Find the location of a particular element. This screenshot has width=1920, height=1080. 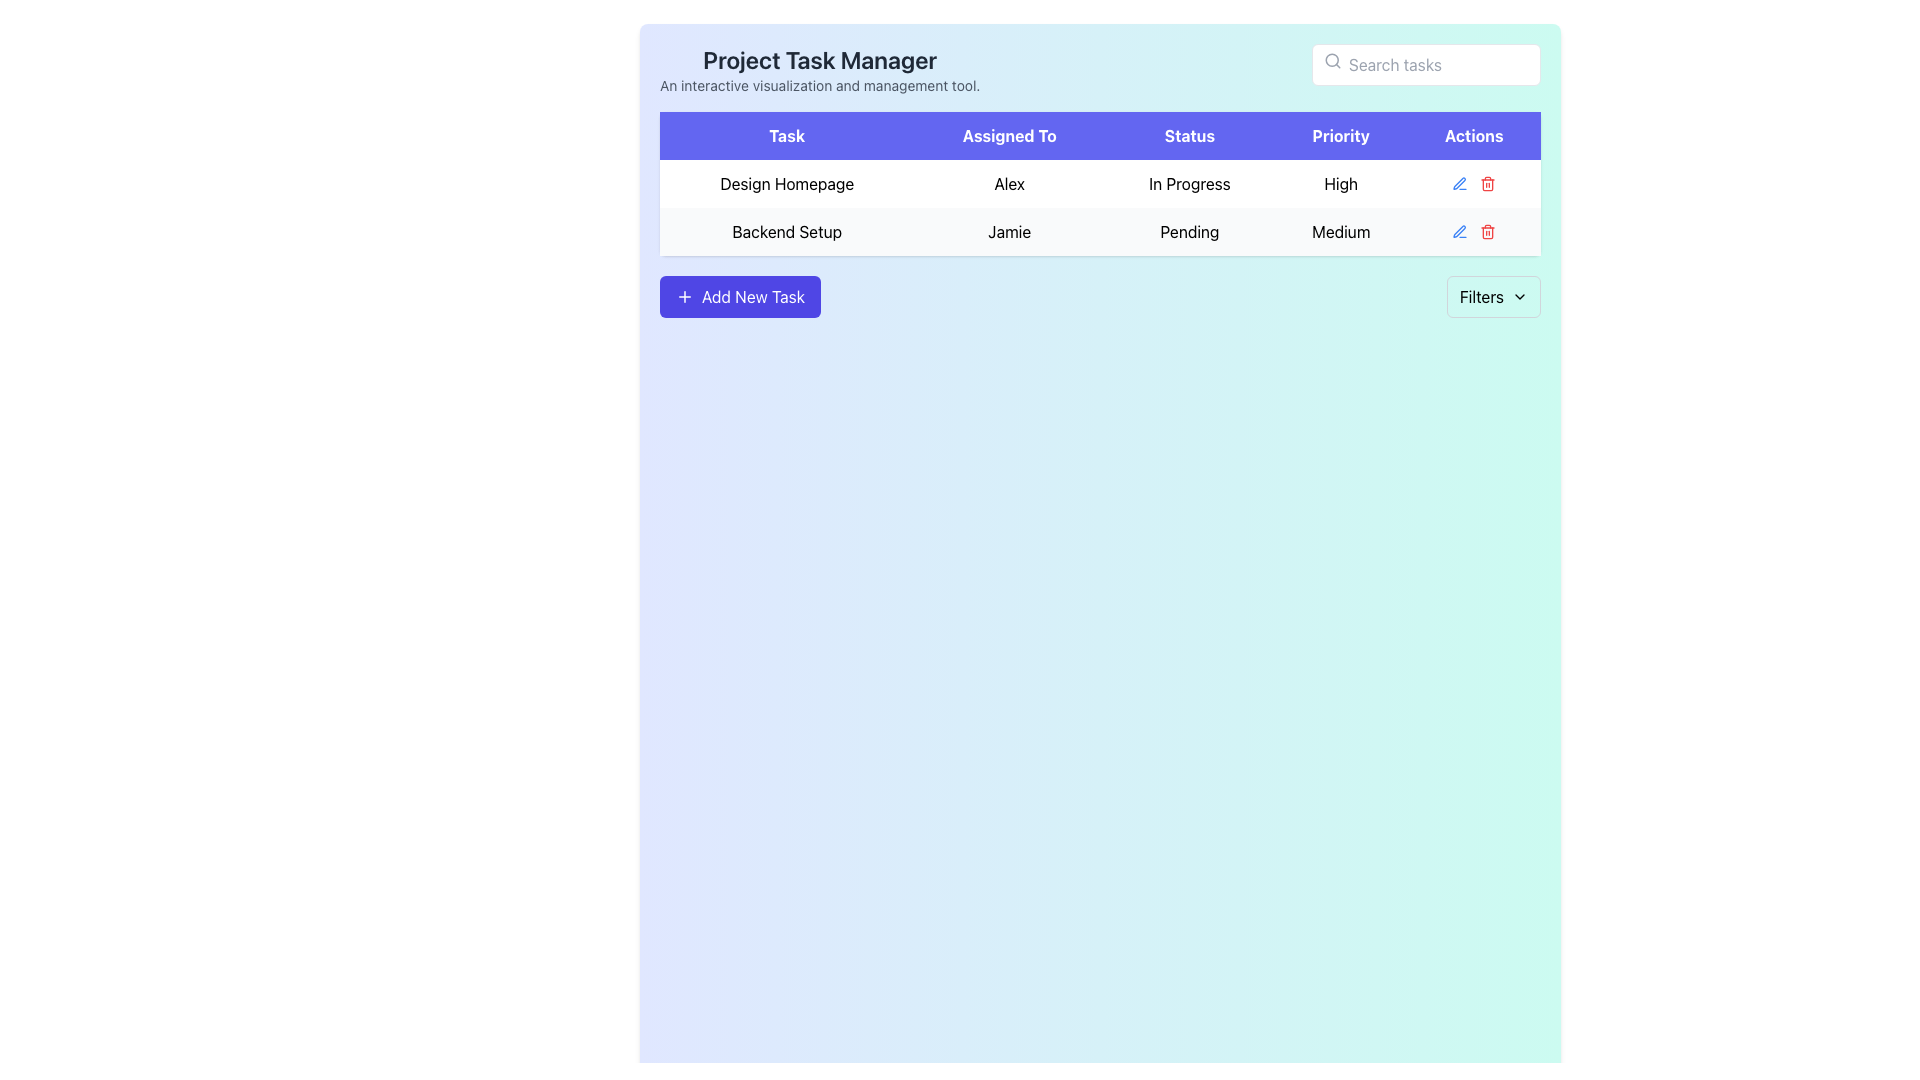

the first row in the task table, which displays task details including assignment, status, and priority is located at coordinates (1099, 184).